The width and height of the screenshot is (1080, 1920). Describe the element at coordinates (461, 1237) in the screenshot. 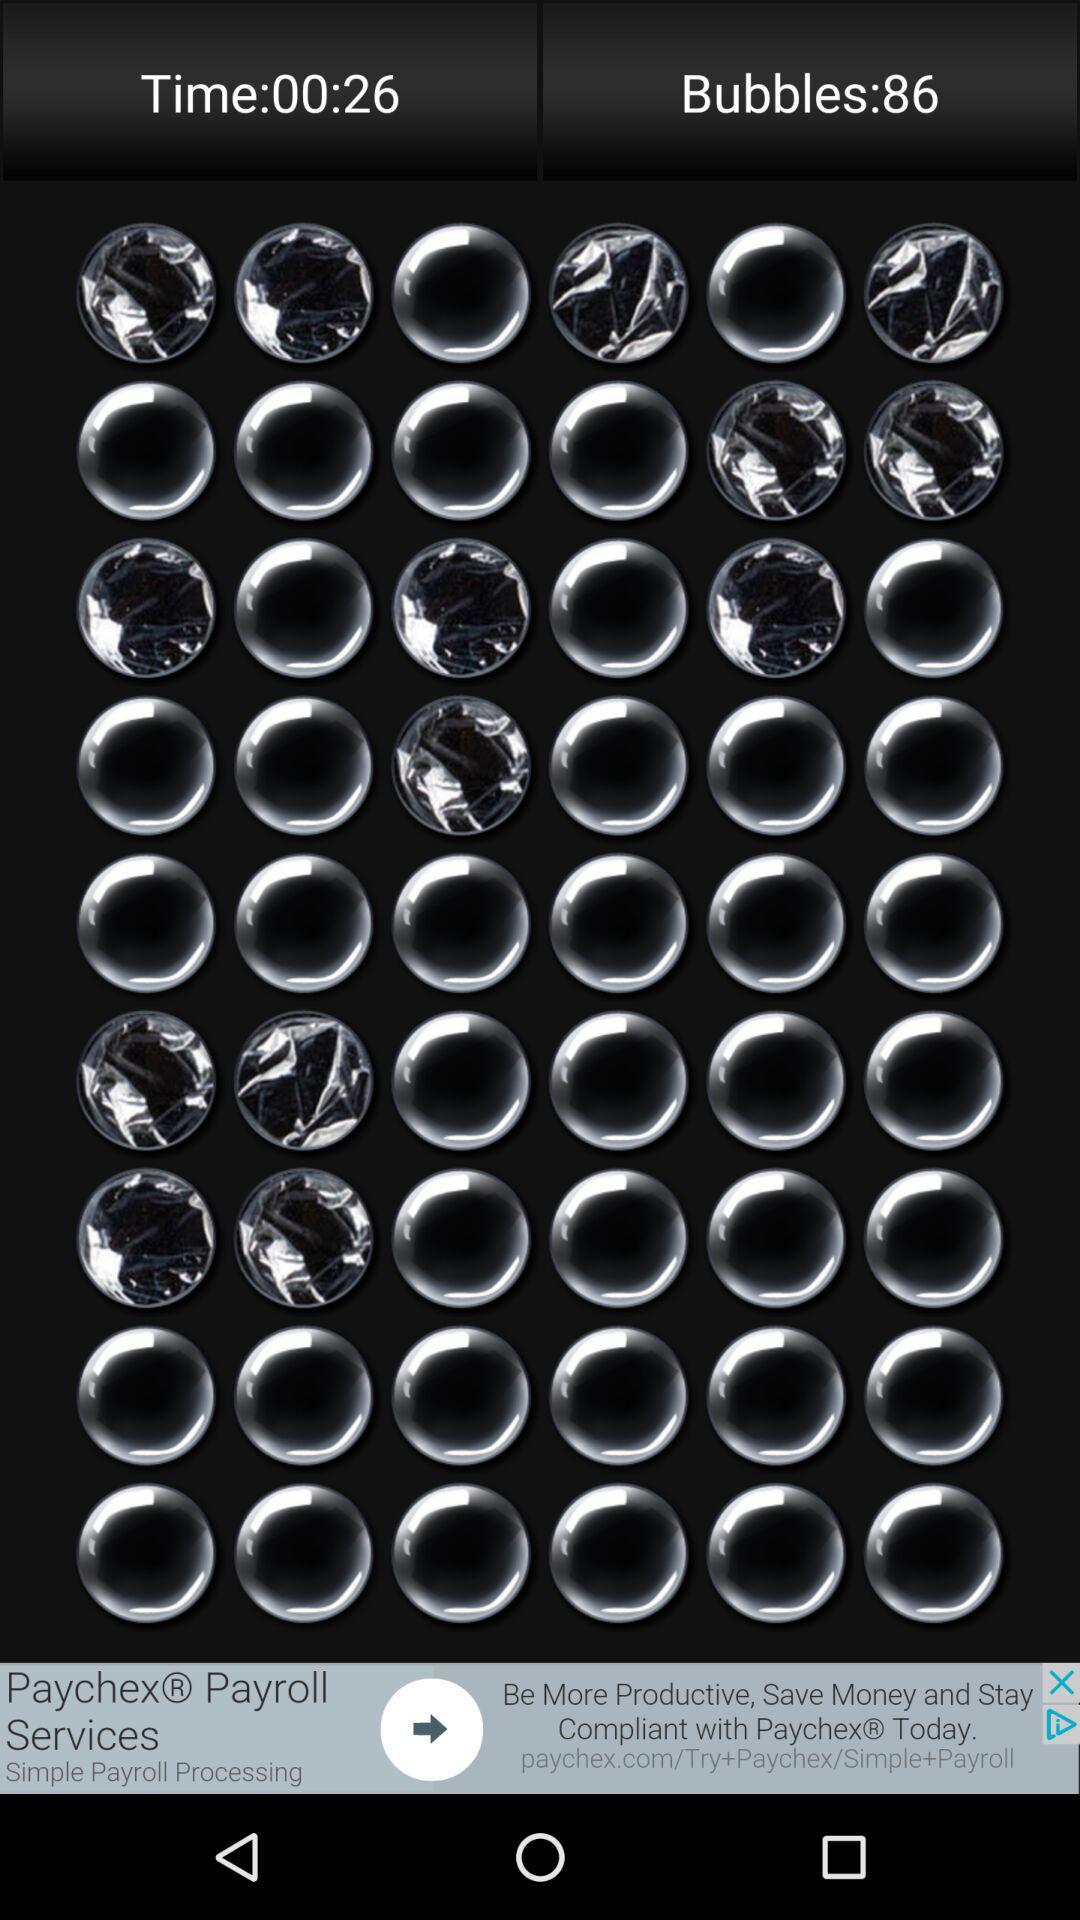

I see `pop bubble` at that location.